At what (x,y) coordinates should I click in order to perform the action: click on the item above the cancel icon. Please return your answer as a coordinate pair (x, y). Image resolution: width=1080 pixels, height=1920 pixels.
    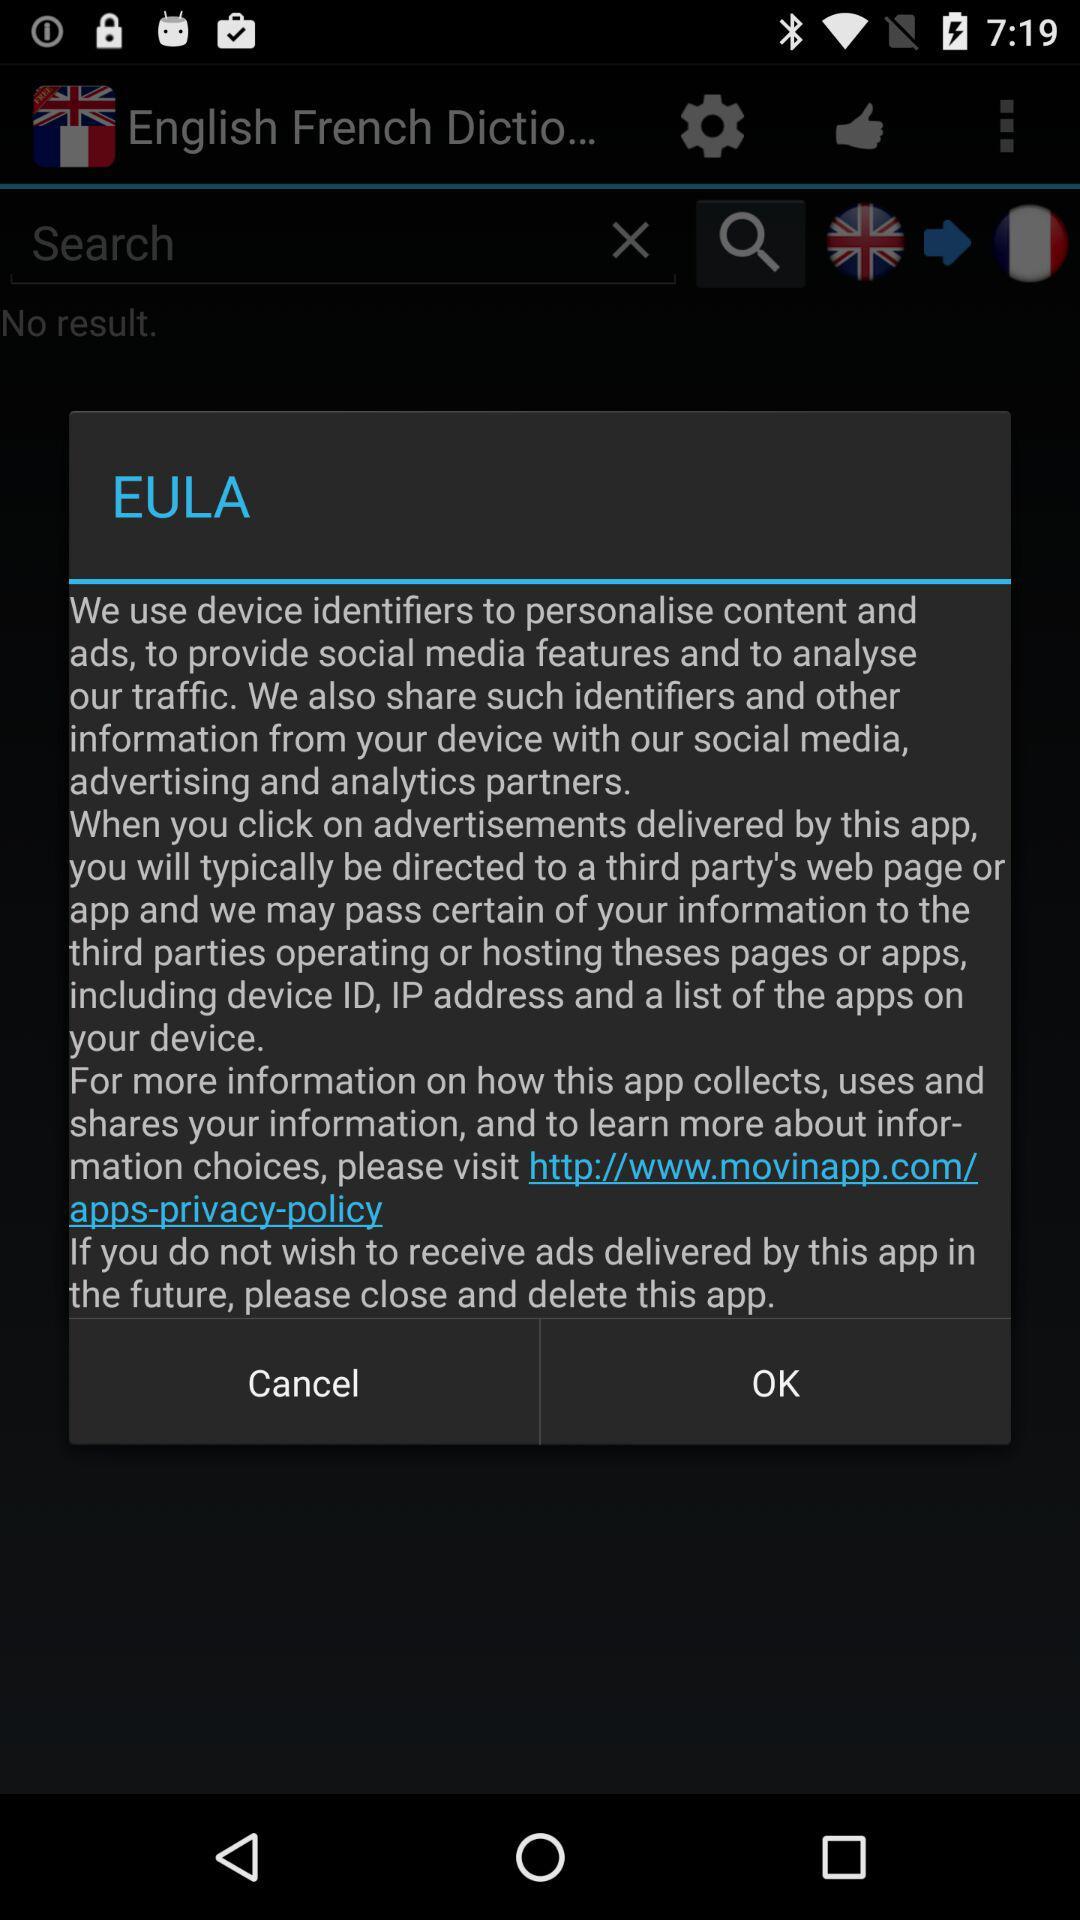
    Looking at the image, I should click on (540, 949).